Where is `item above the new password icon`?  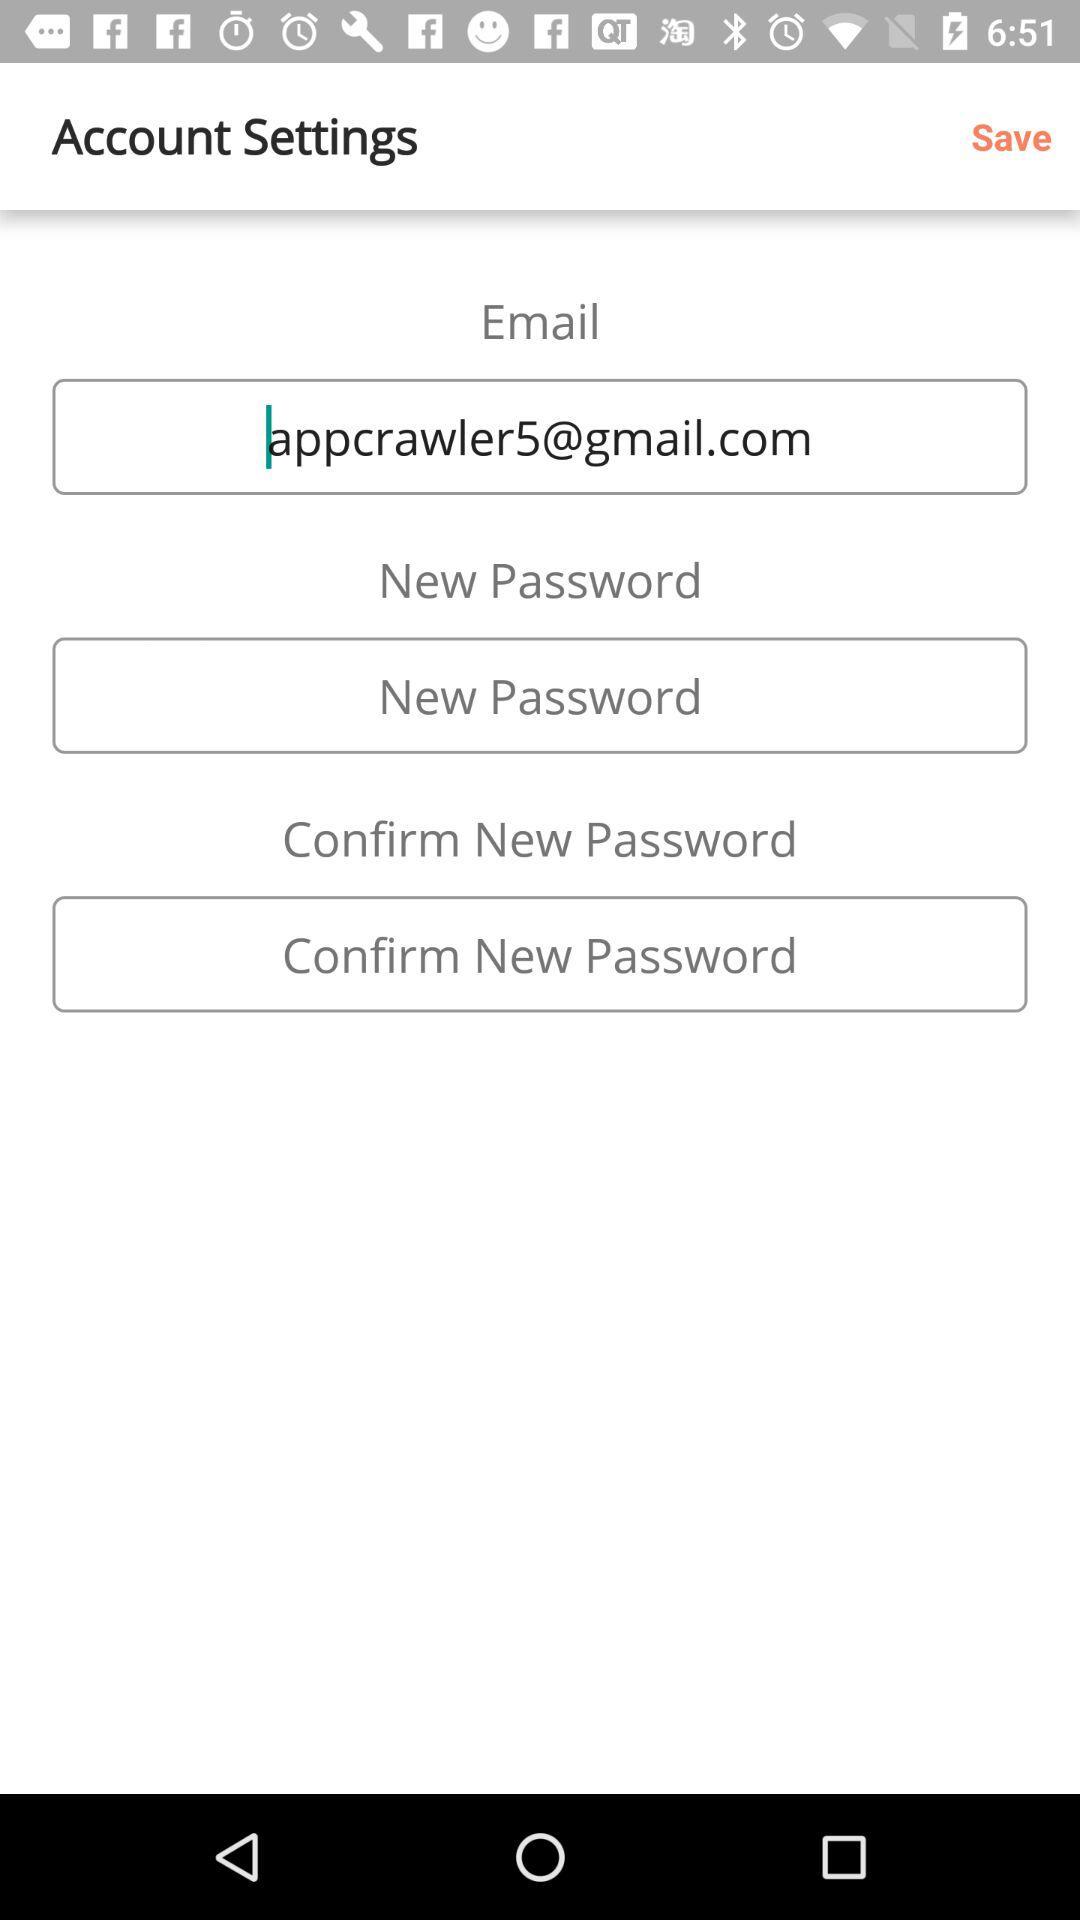 item above the new password icon is located at coordinates (540, 435).